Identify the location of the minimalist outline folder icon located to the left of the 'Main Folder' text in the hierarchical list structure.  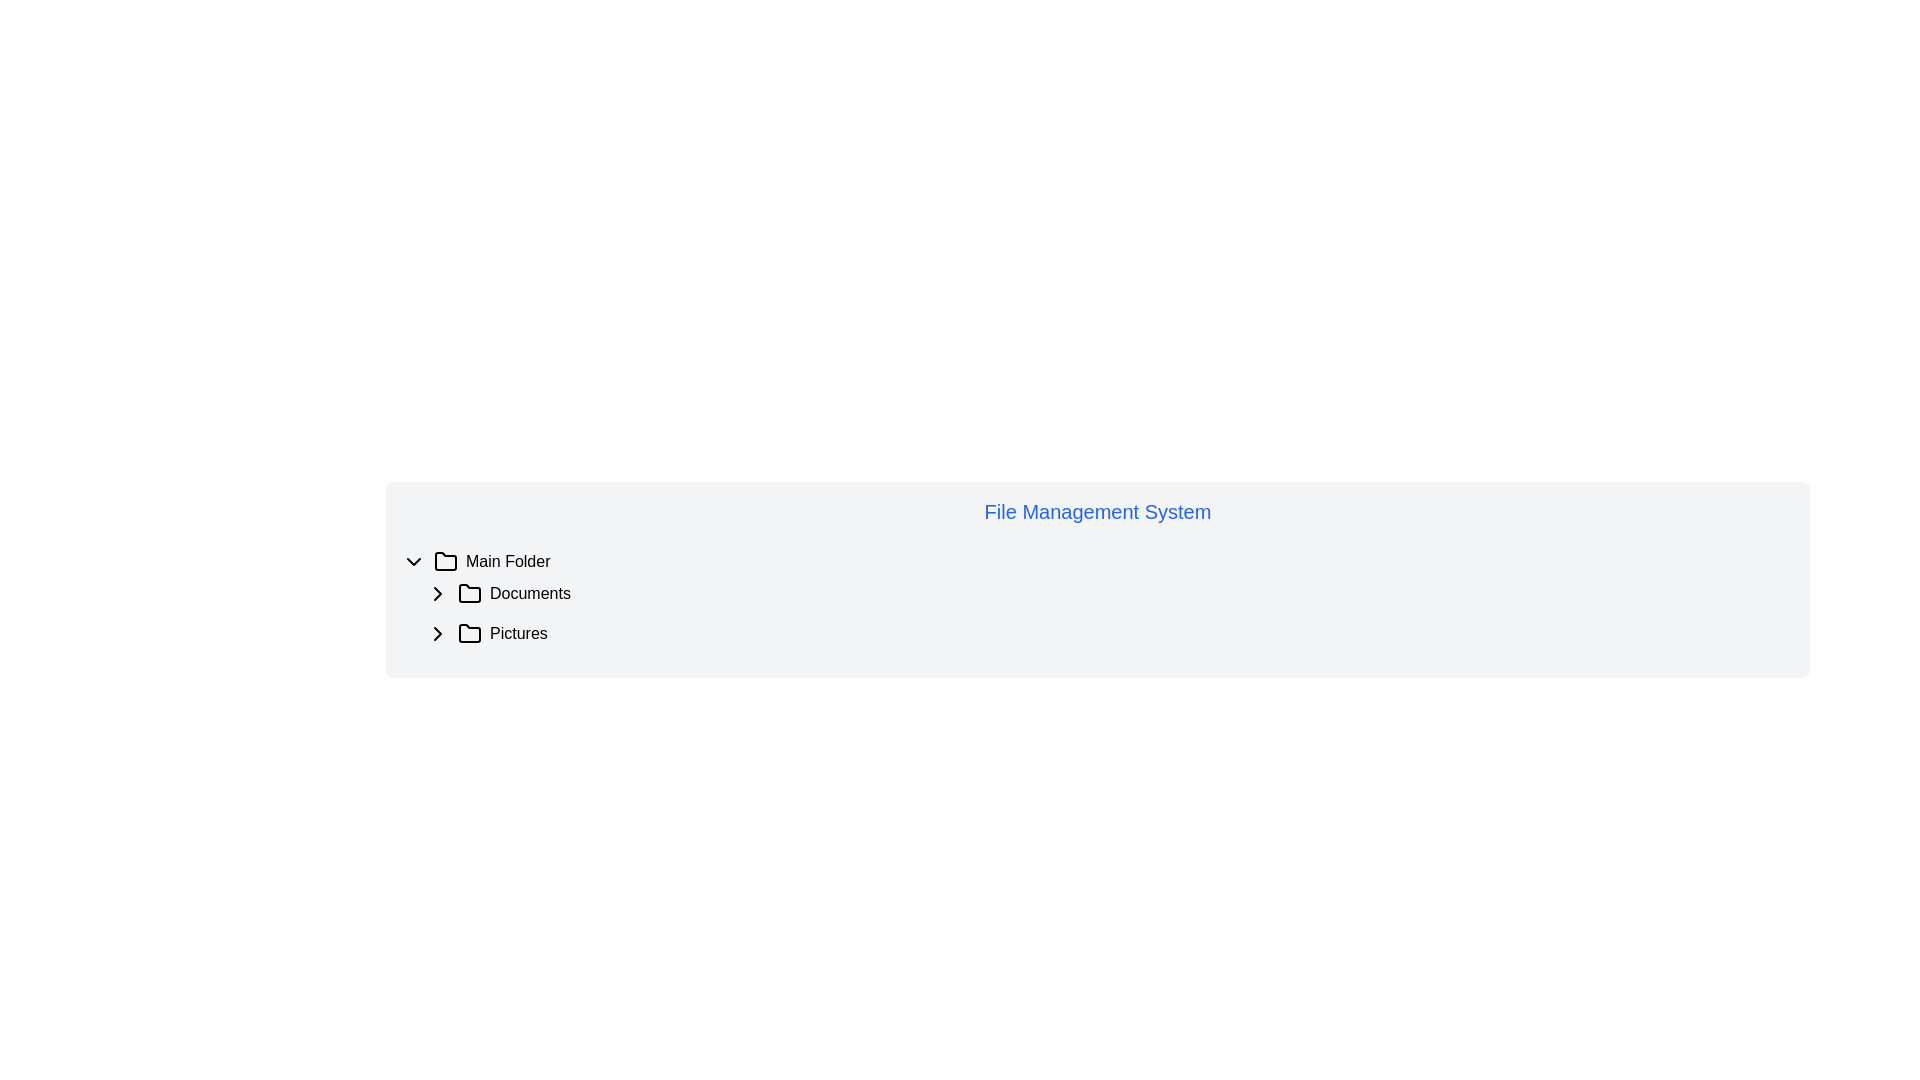
(445, 562).